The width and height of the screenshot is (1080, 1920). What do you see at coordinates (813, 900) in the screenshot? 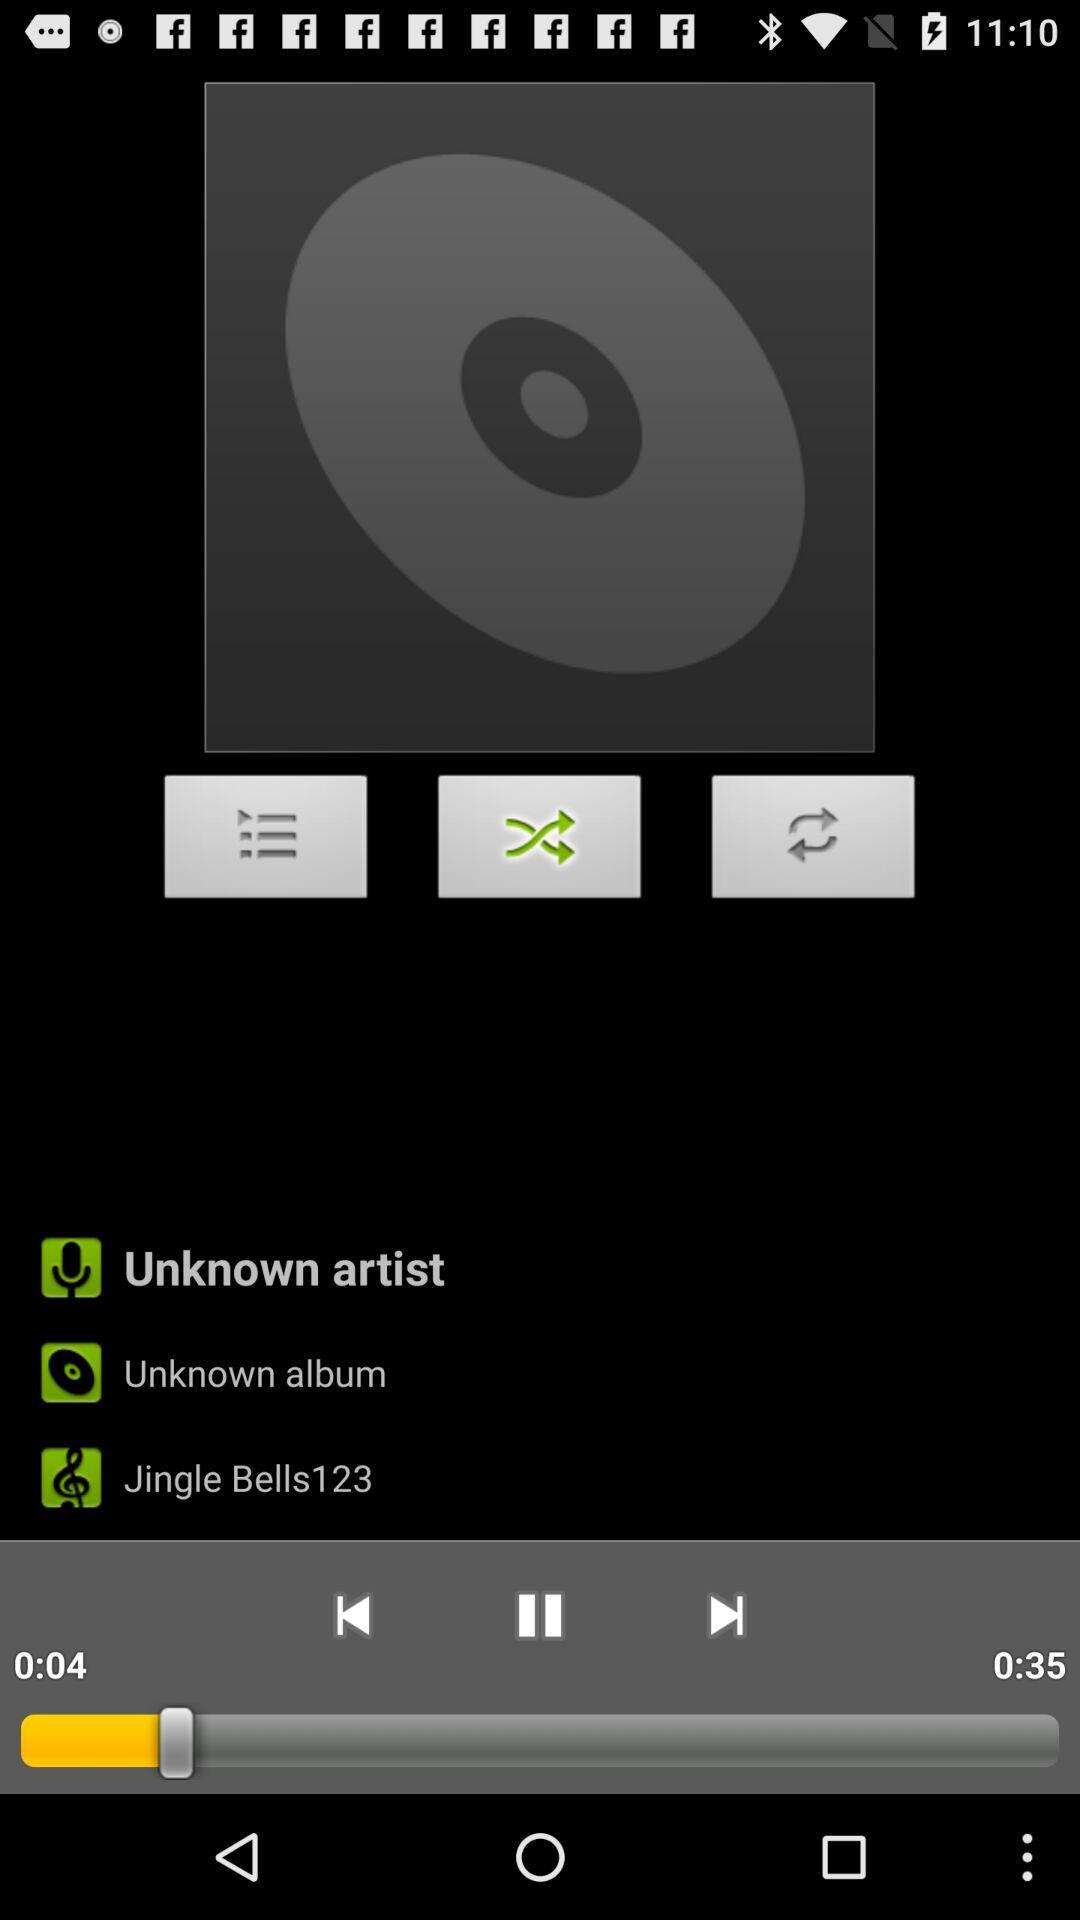
I see `the refresh icon` at bounding box center [813, 900].